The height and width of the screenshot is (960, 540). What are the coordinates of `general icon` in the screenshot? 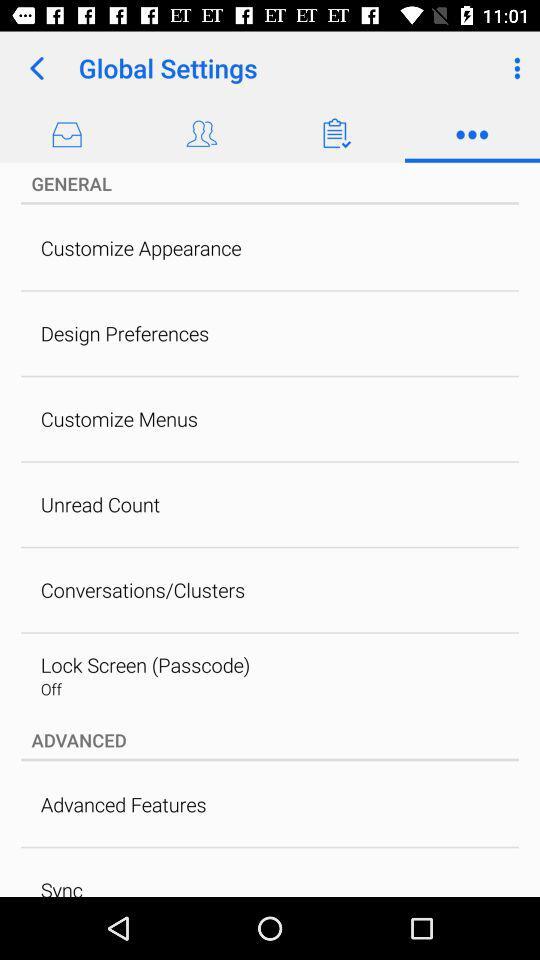 It's located at (270, 183).